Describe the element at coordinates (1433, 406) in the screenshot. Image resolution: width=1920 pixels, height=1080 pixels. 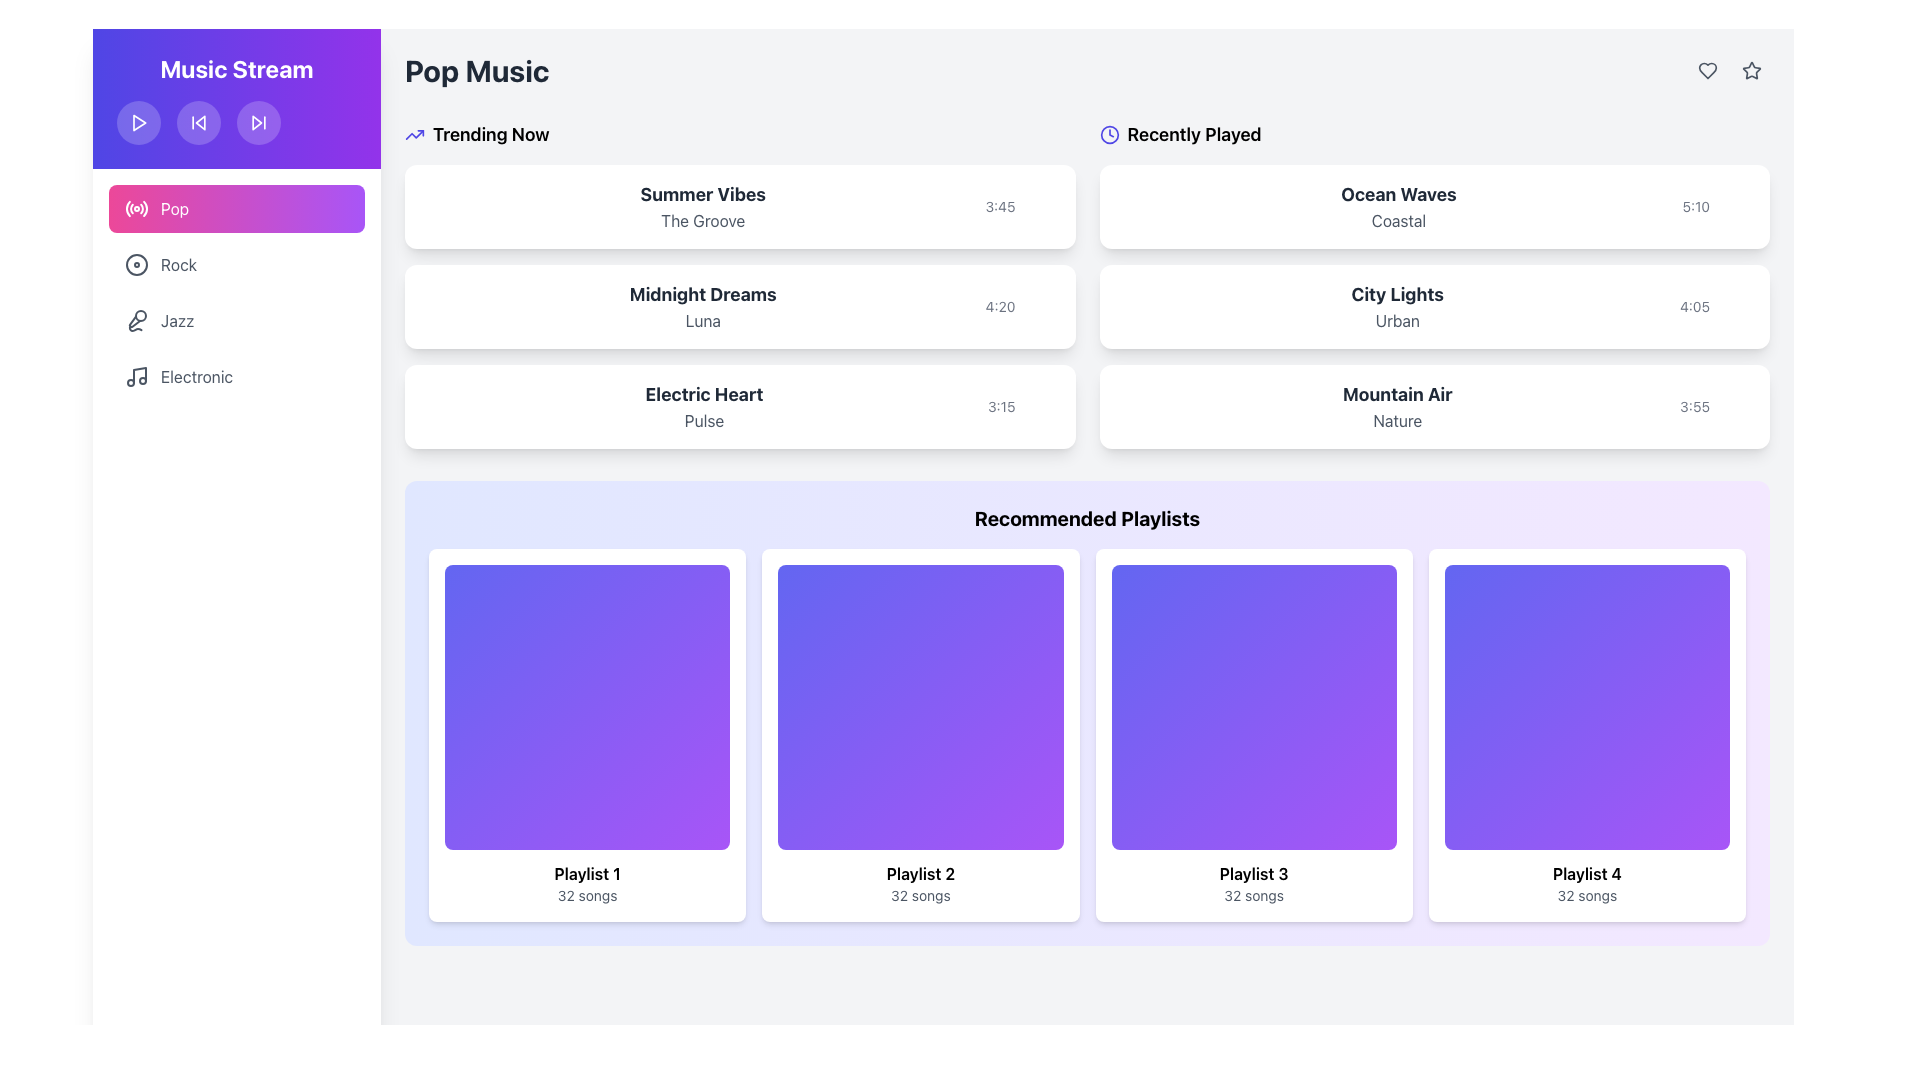
I see `the 'Mountain Air' clickable interactive card located in the 'Recently Played' section` at that location.